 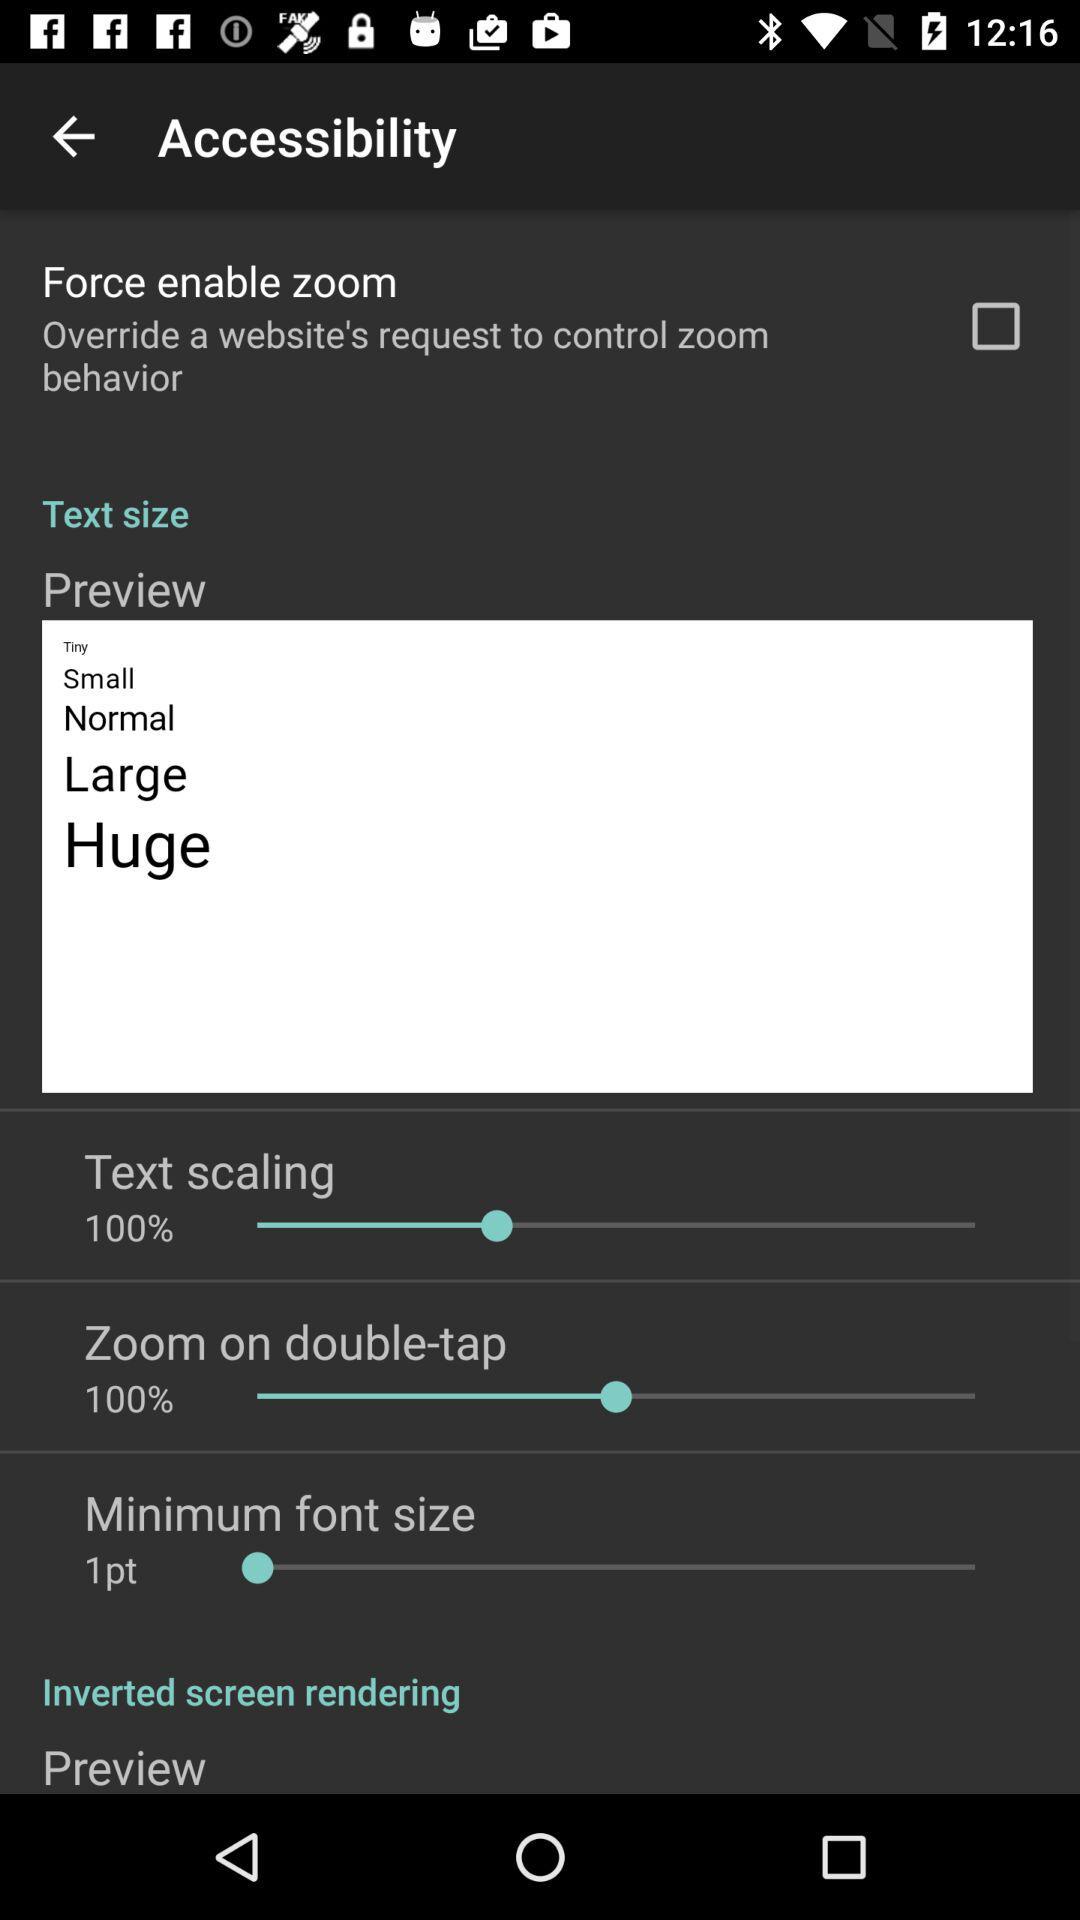 What do you see at coordinates (209, 1170) in the screenshot?
I see `item above the 100% icon` at bounding box center [209, 1170].